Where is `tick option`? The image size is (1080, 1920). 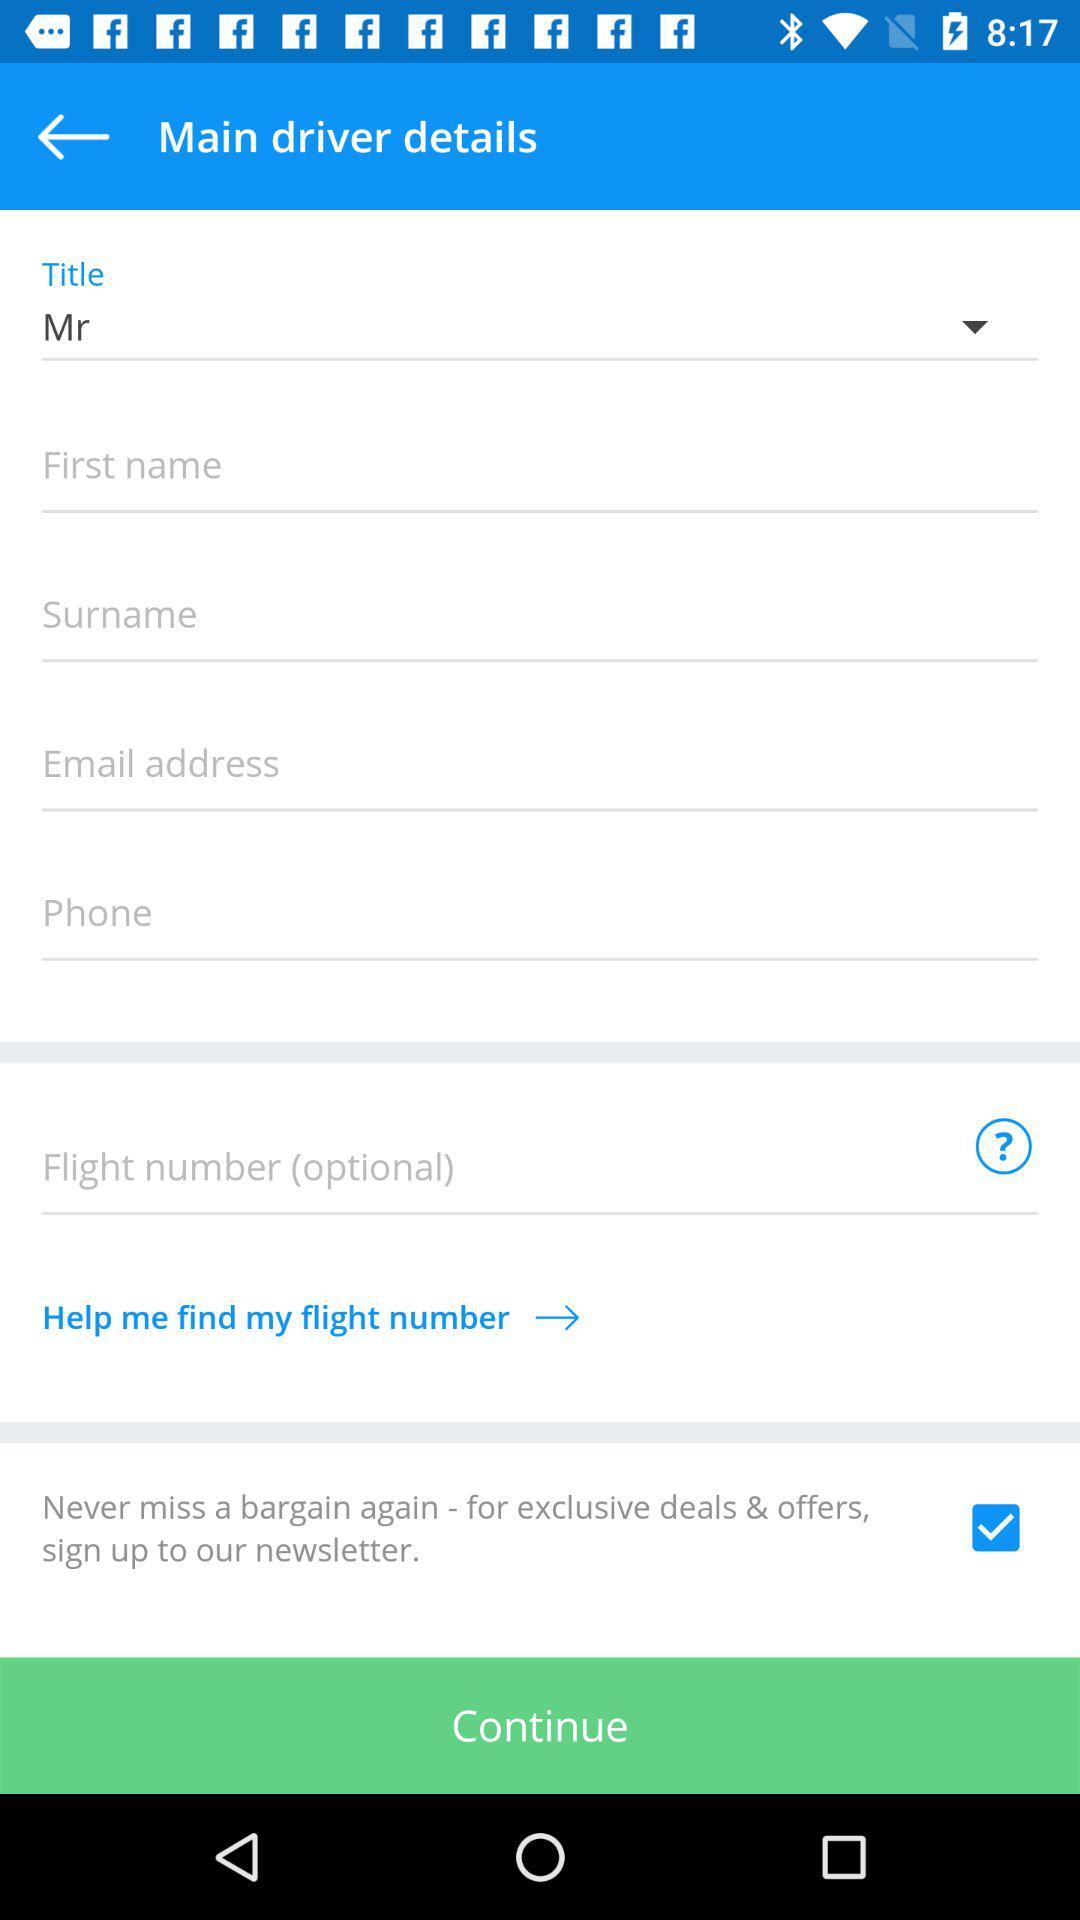
tick option is located at coordinates (995, 1526).